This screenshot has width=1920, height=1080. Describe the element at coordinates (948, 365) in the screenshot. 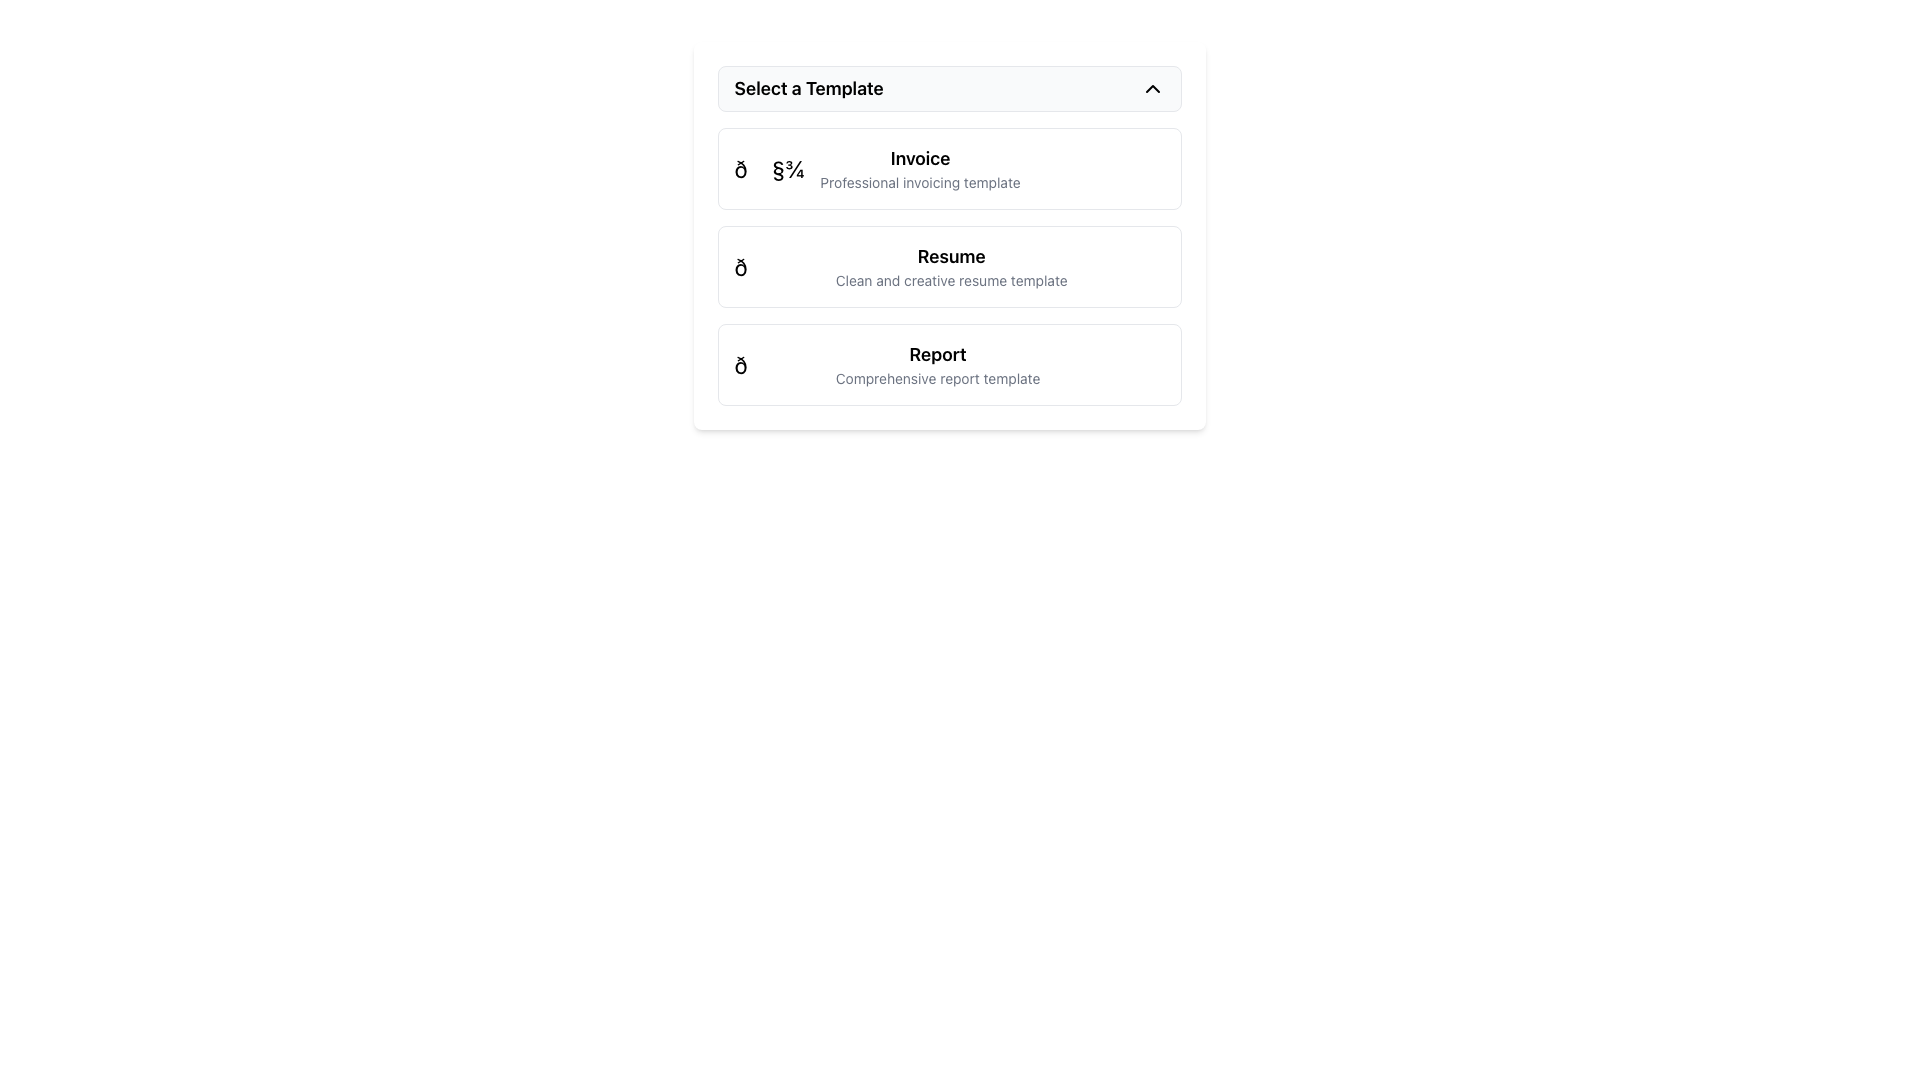

I see `the third selectable list item representing the comprehensive report template` at that location.